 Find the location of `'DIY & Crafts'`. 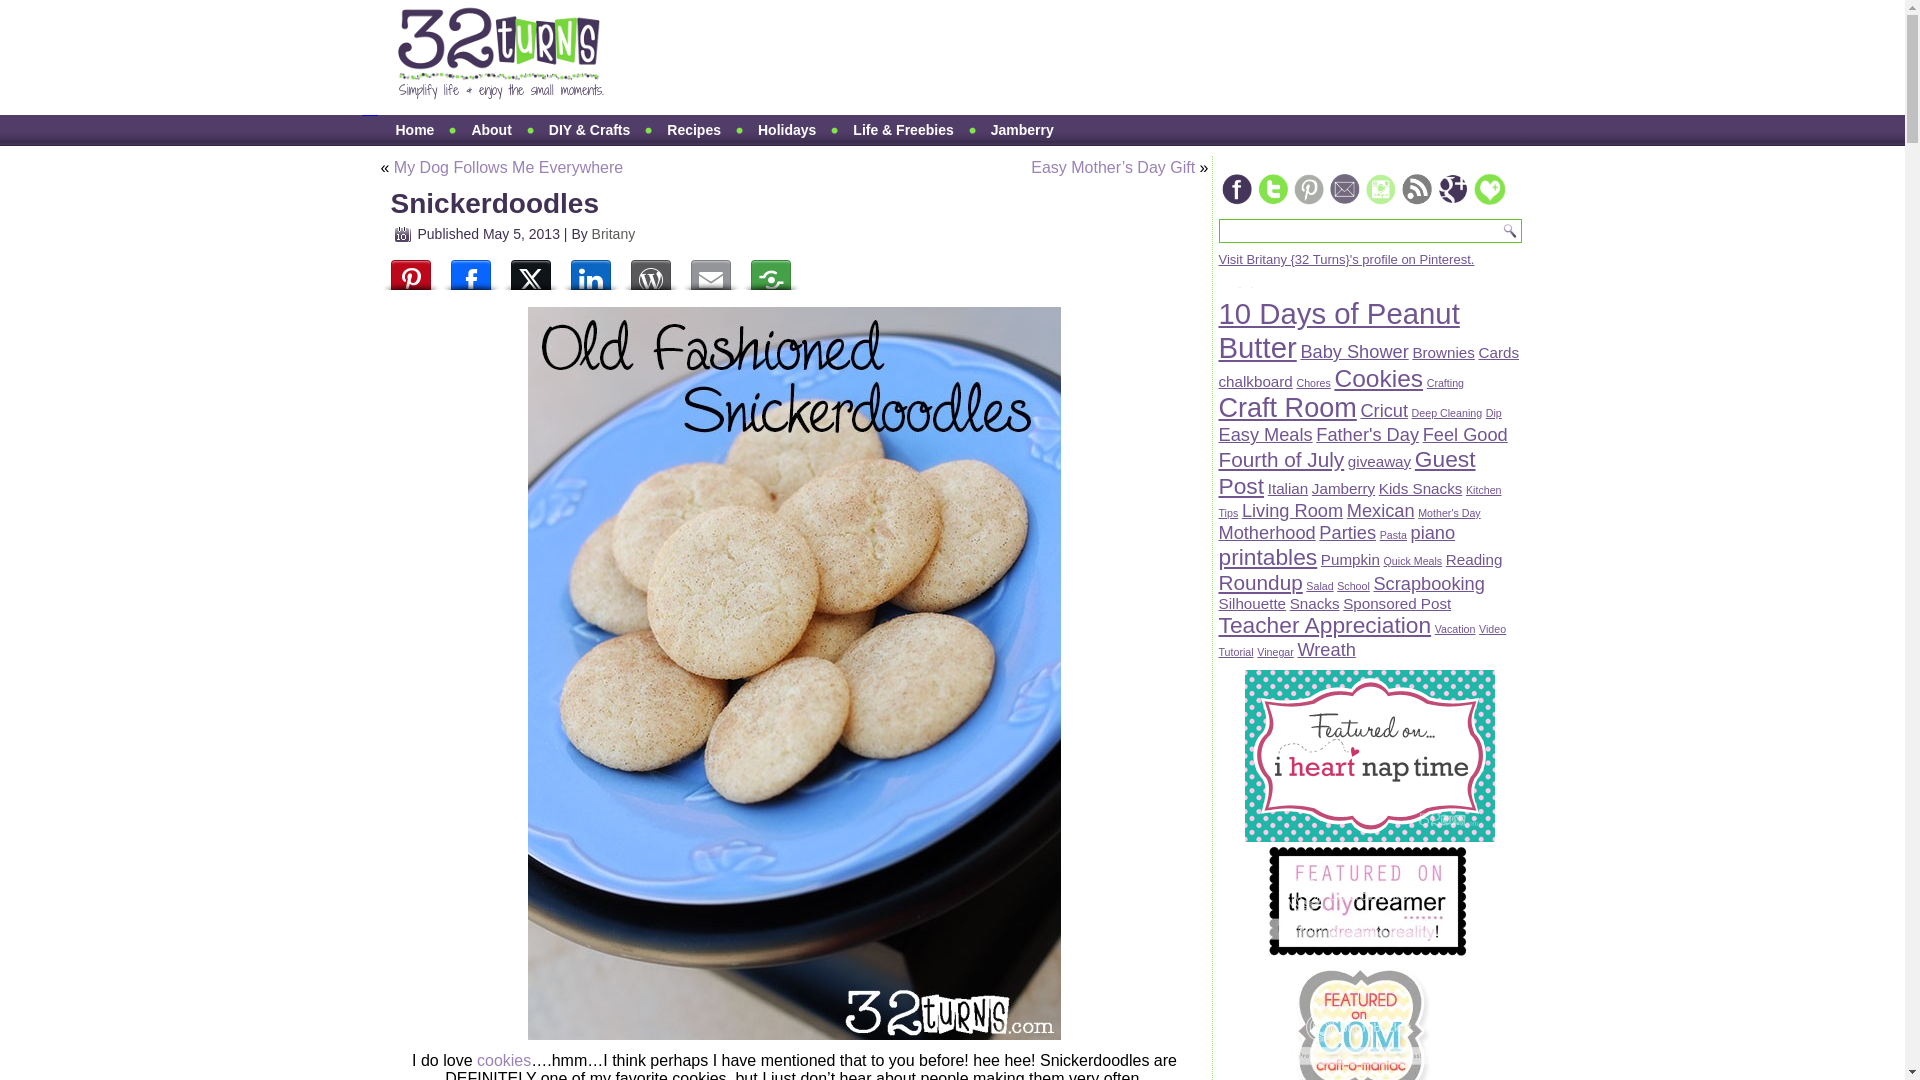

'DIY & Crafts' is located at coordinates (588, 130).